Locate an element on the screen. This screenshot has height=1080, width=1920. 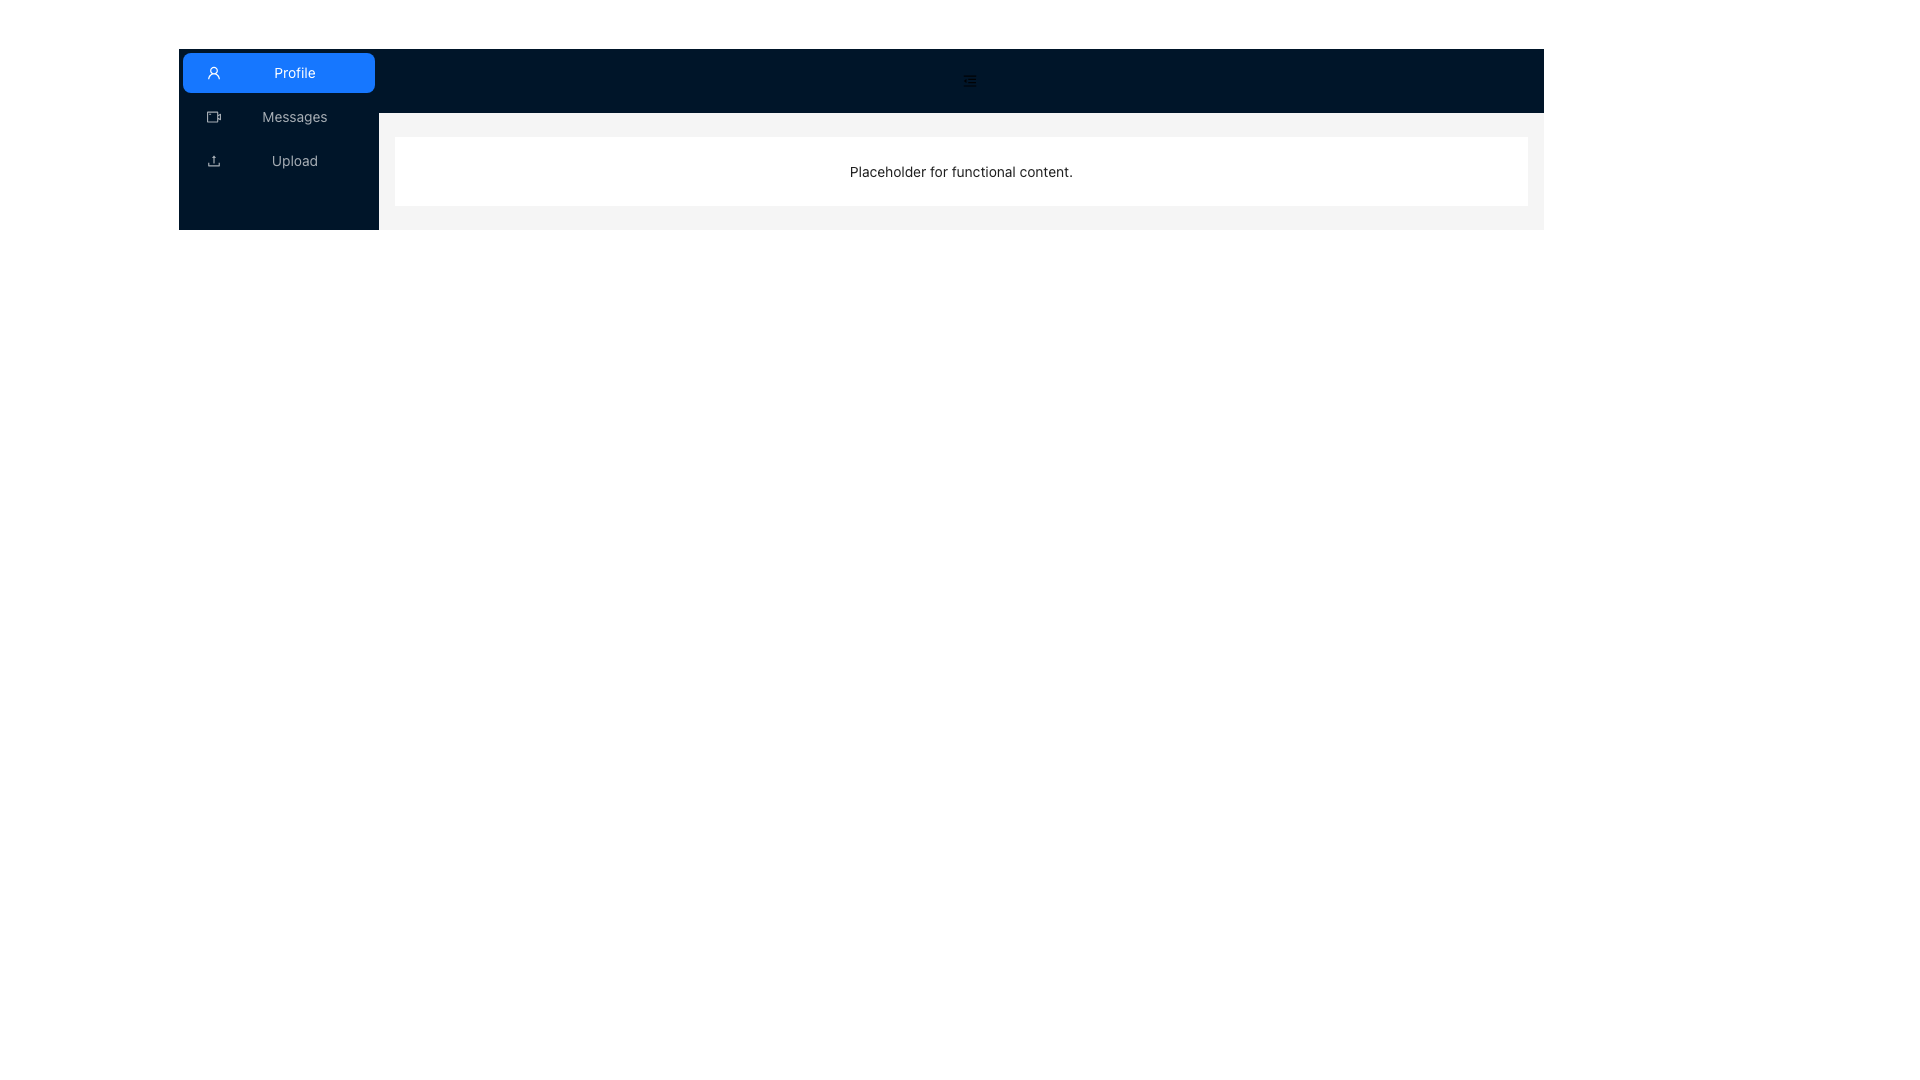
the Sidebar Menu is located at coordinates (277, 137).